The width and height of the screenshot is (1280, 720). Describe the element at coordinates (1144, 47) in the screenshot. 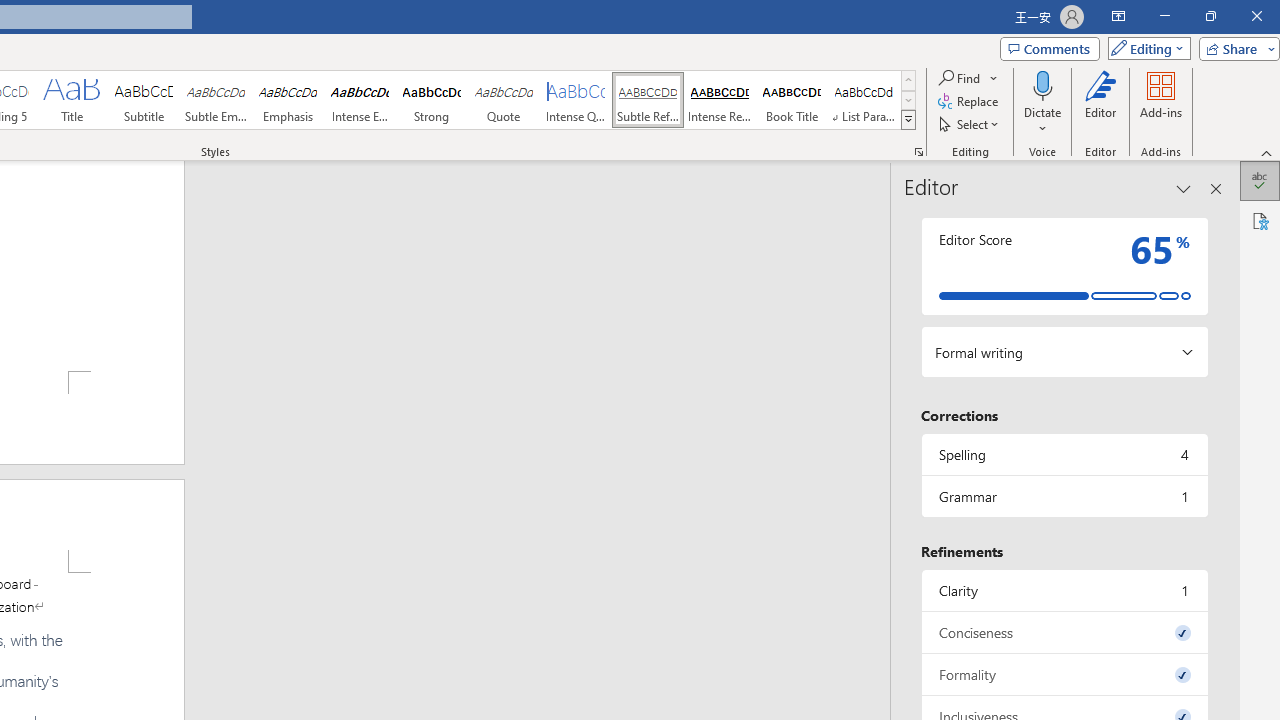

I see `'Editing'` at that location.